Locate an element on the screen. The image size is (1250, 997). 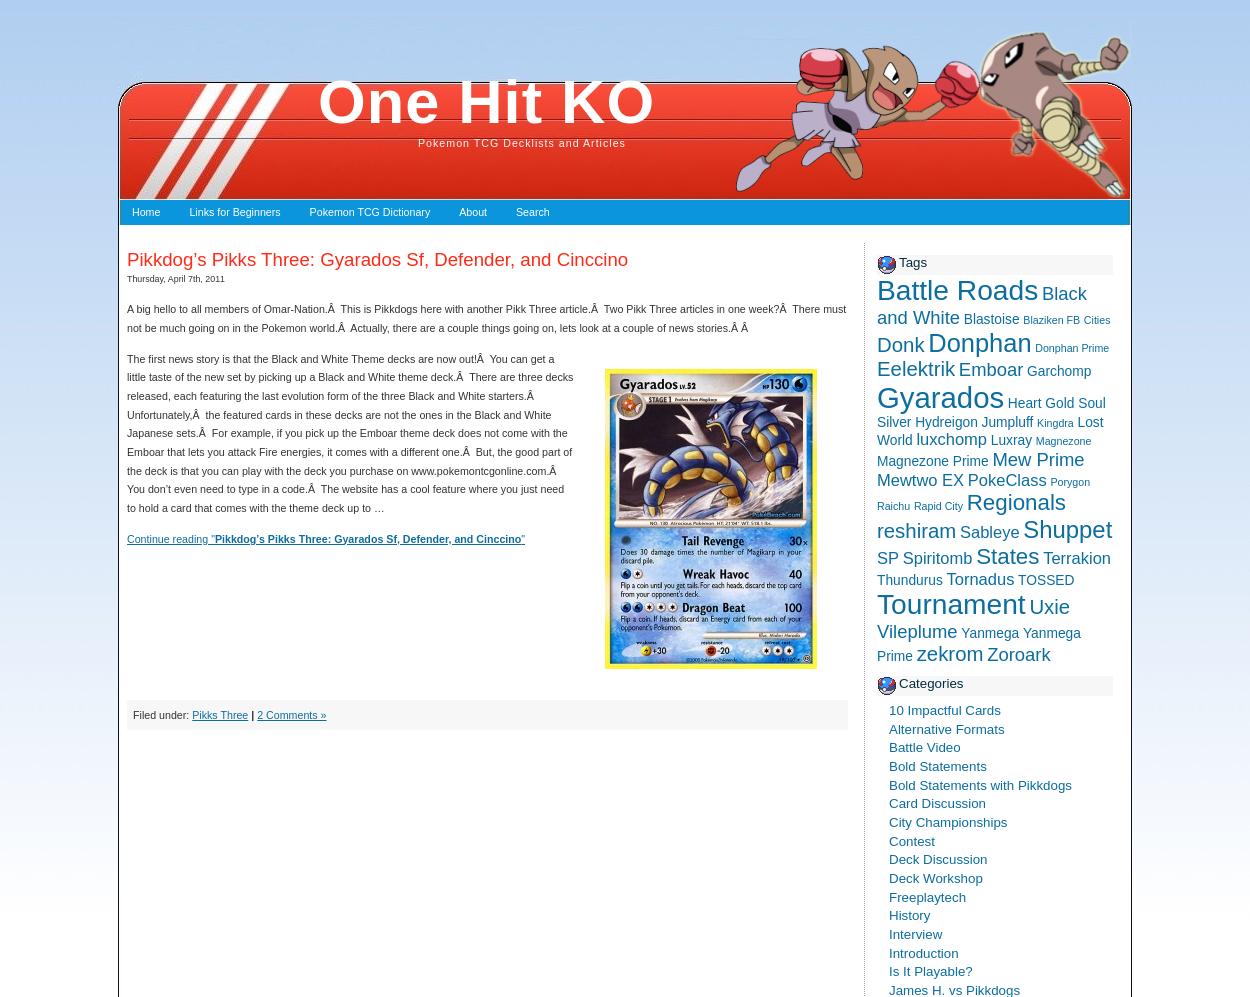
'Battle Roads' is located at coordinates (877, 290).